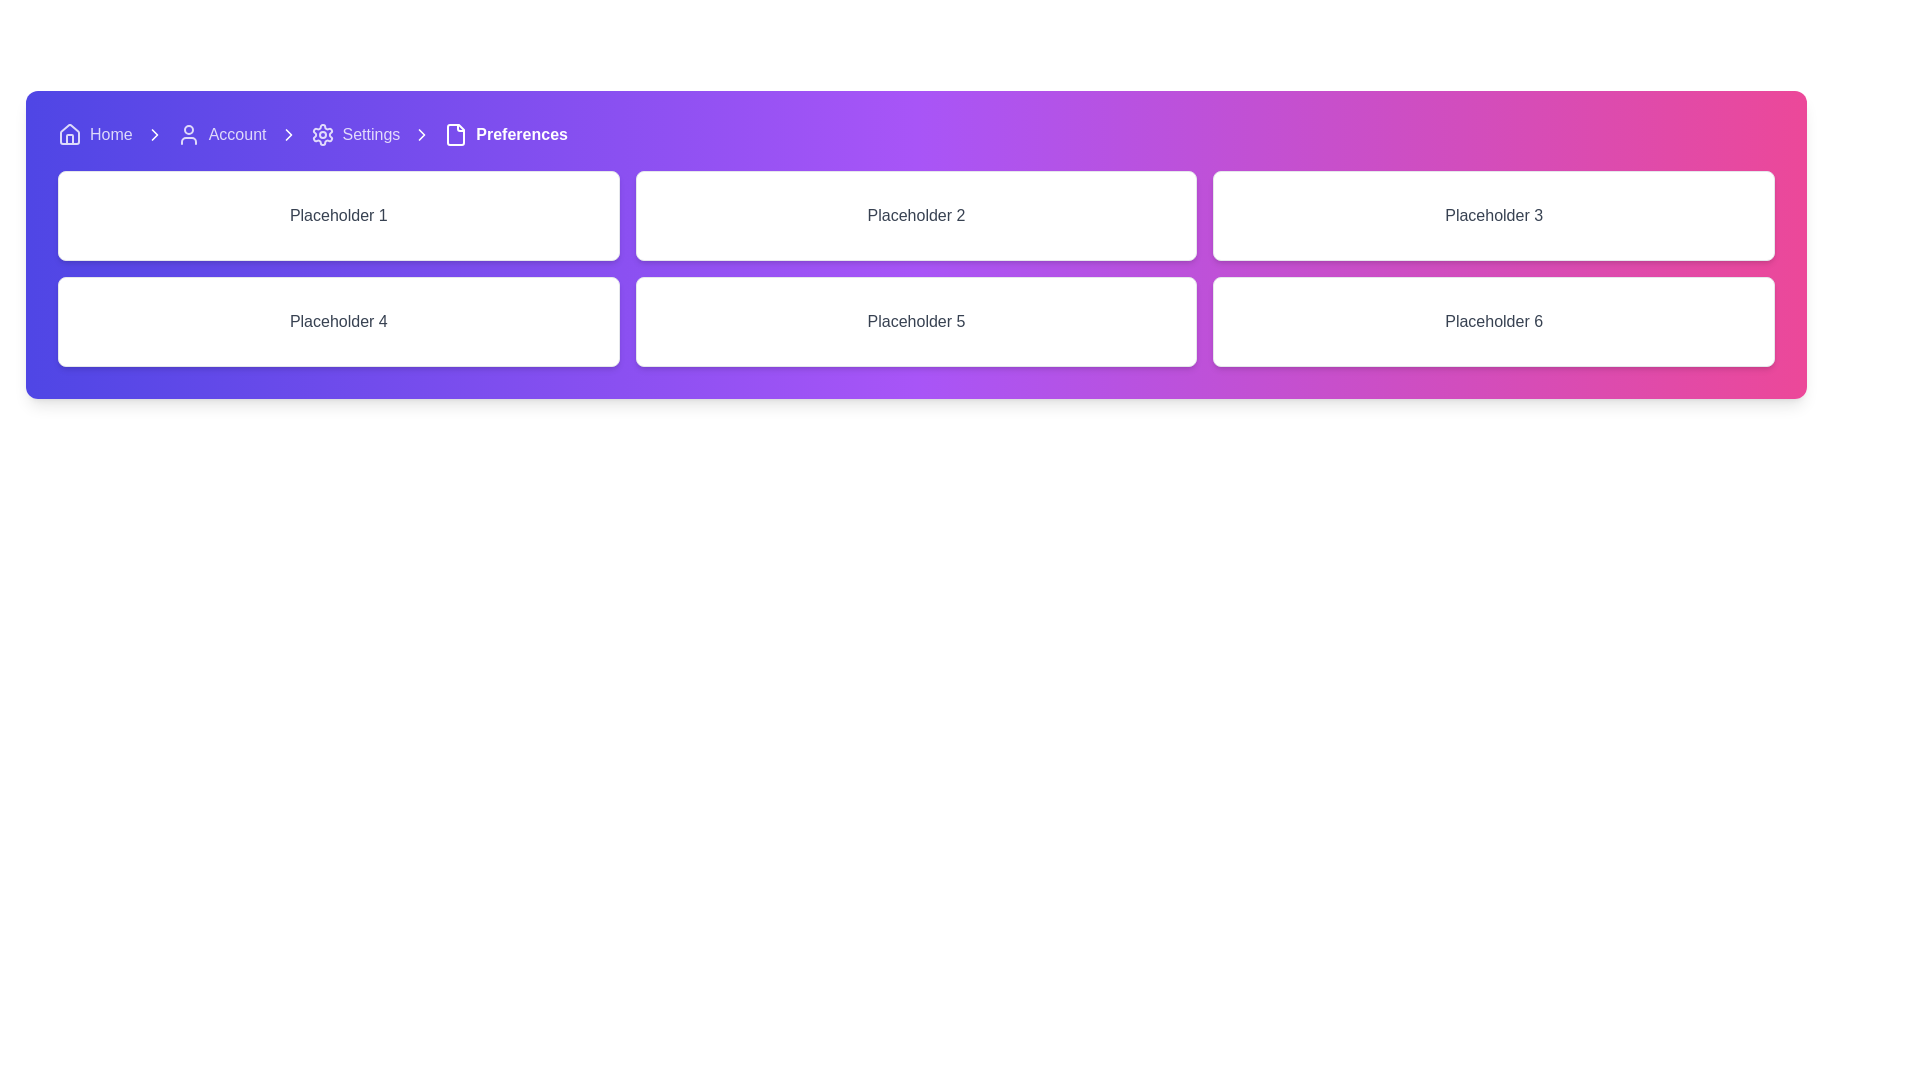 The width and height of the screenshot is (1920, 1080). What do you see at coordinates (1494, 320) in the screenshot?
I see `the static card element with rounded corners and gray text reading 'Placeholder 6', located in the bottom-right corner of the grid layout` at bounding box center [1494, 320].